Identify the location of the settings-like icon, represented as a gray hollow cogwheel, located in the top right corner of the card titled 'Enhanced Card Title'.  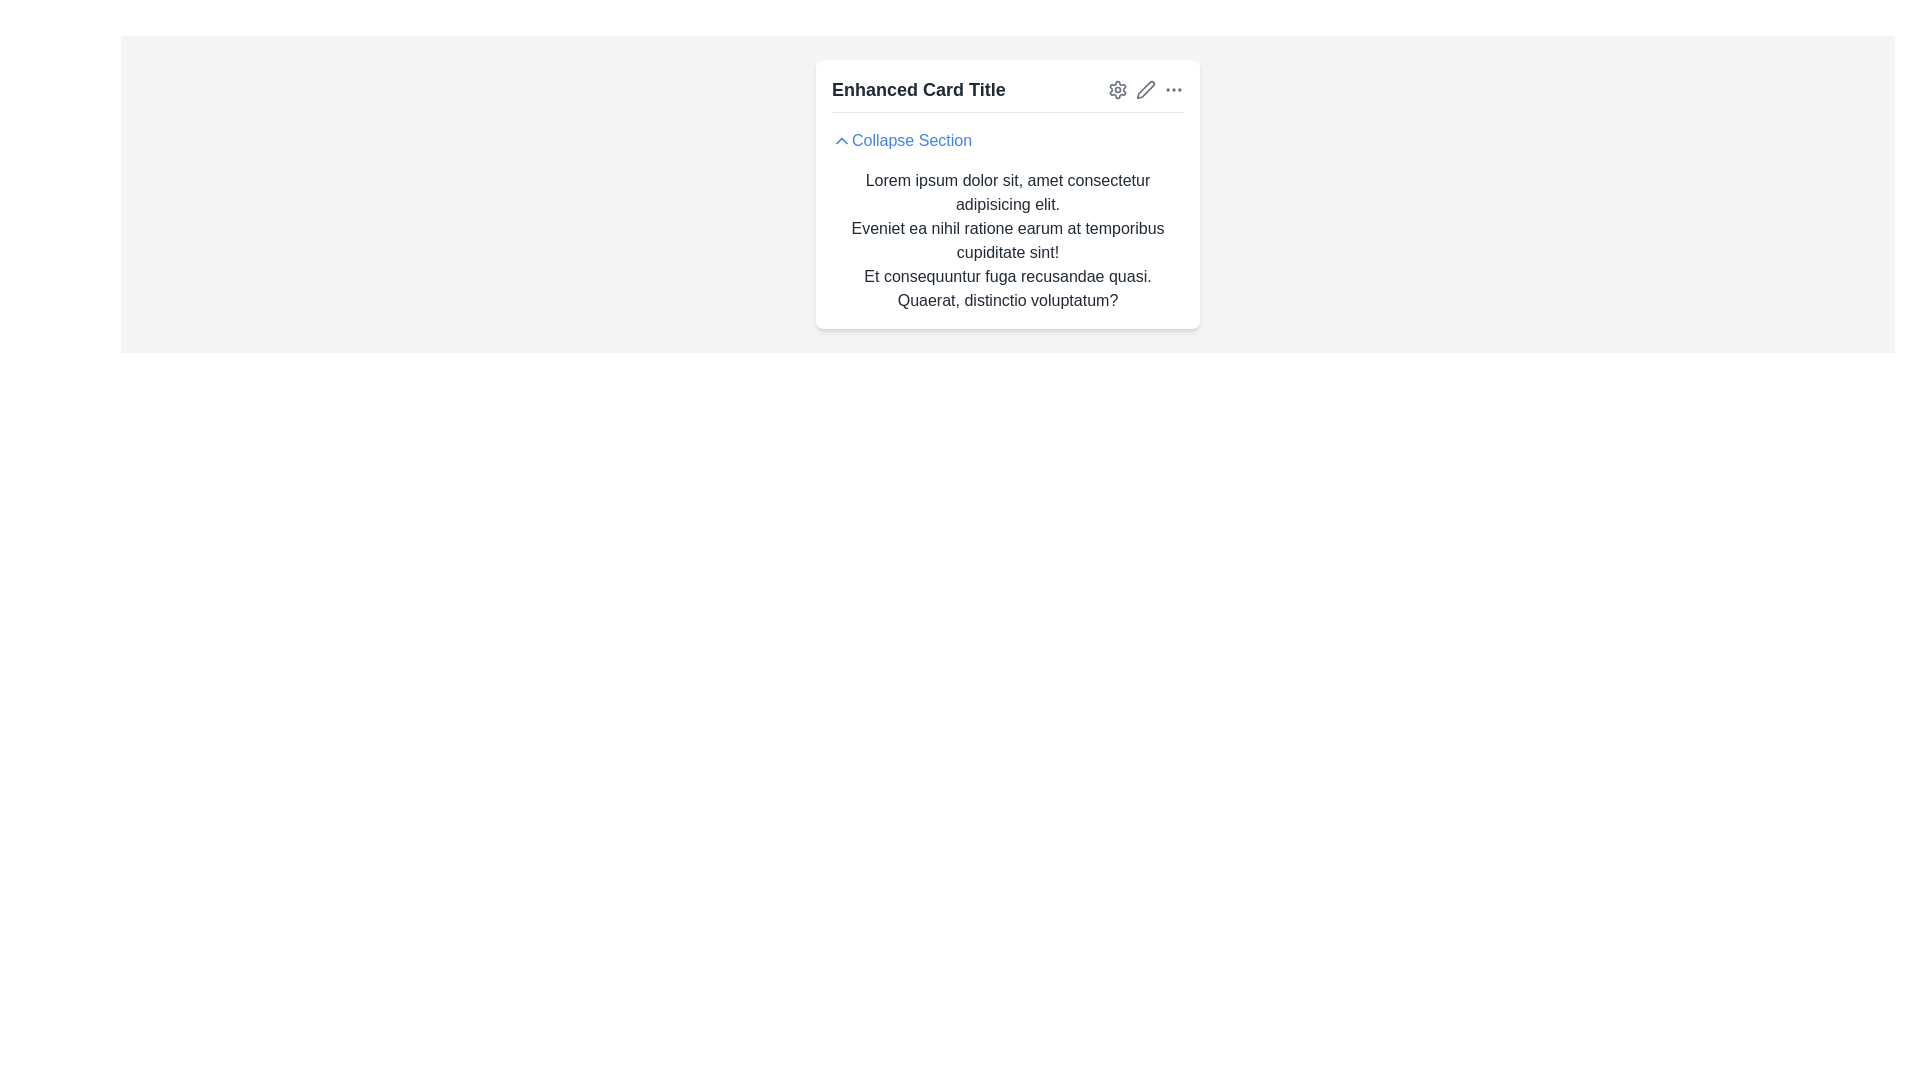
(1117, 88).